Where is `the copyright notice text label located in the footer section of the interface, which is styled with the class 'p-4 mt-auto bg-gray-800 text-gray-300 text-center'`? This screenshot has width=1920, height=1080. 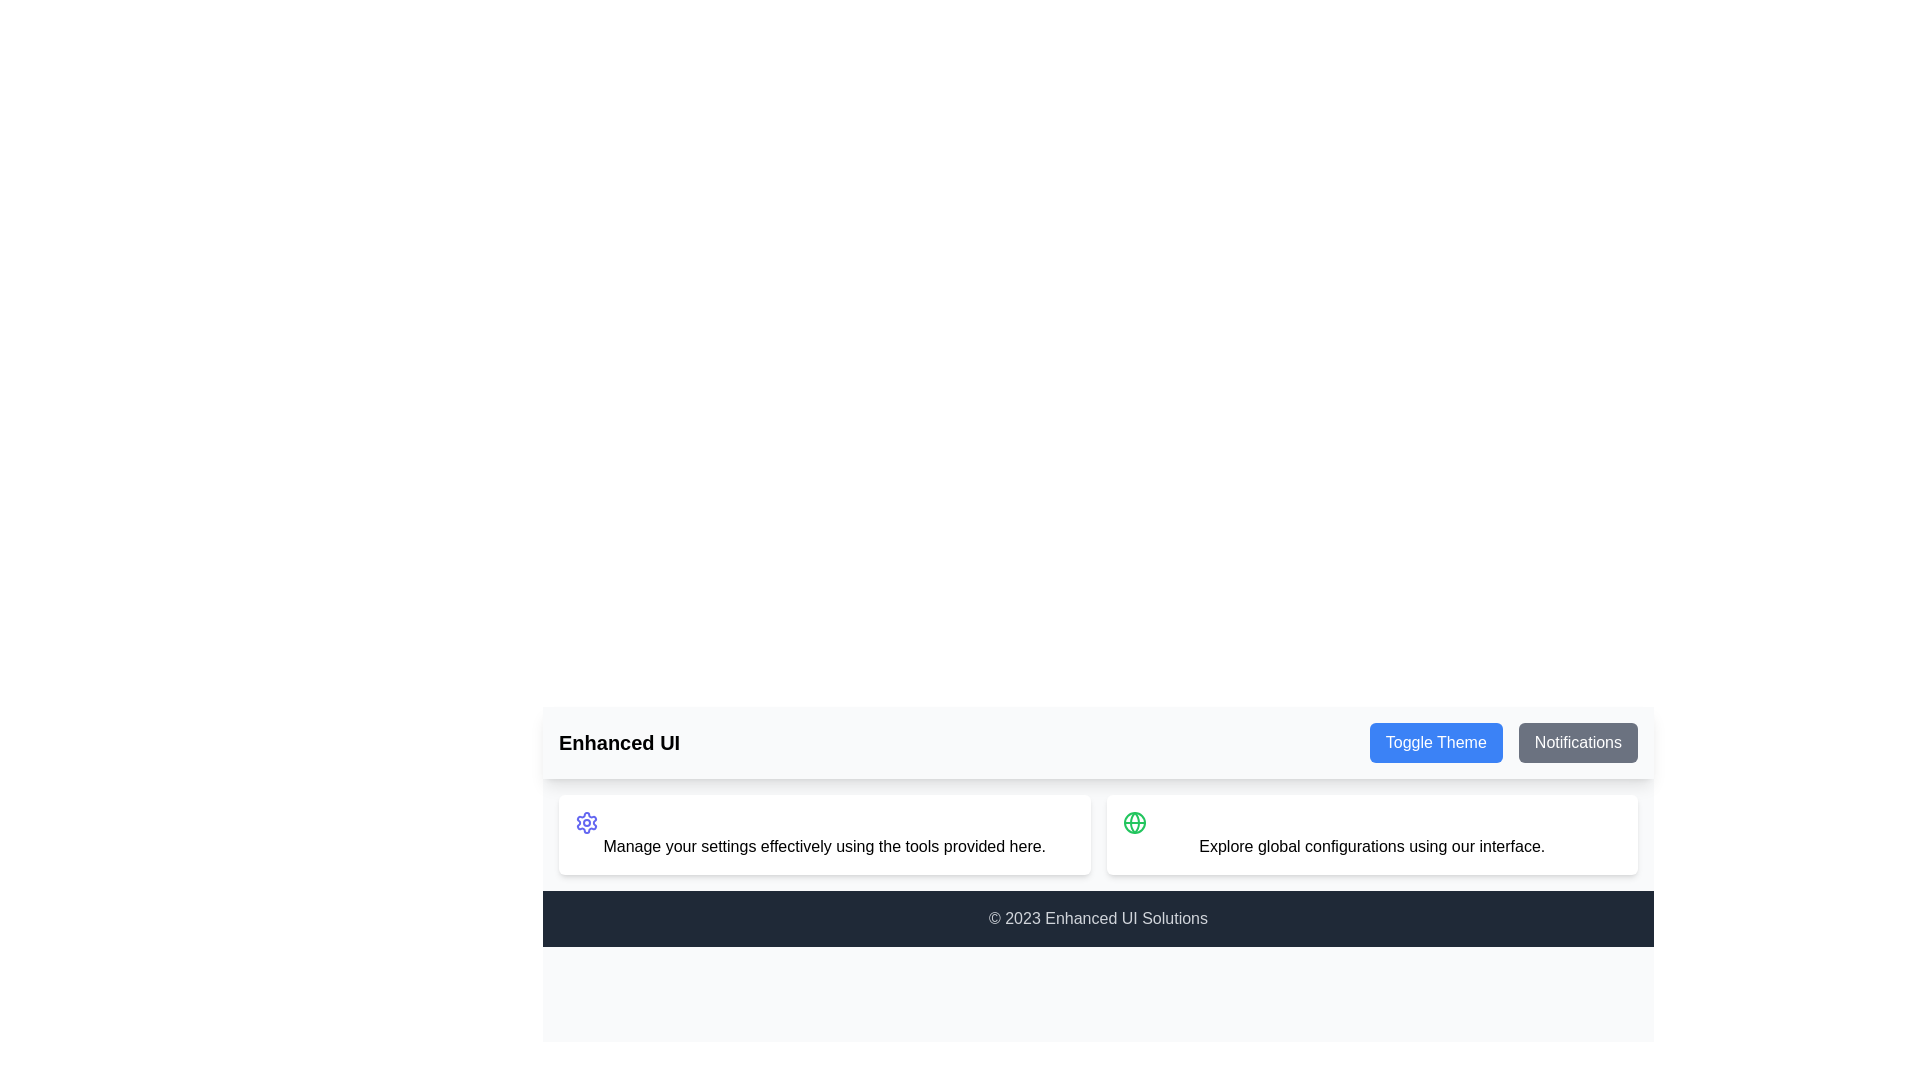
the copyright notice text label located in the footer section of the interface, which is styled with the class 'p-4 mt-auto bg-gray-800 text-gray-300 text-center' is located at coordinates (1097, 918).